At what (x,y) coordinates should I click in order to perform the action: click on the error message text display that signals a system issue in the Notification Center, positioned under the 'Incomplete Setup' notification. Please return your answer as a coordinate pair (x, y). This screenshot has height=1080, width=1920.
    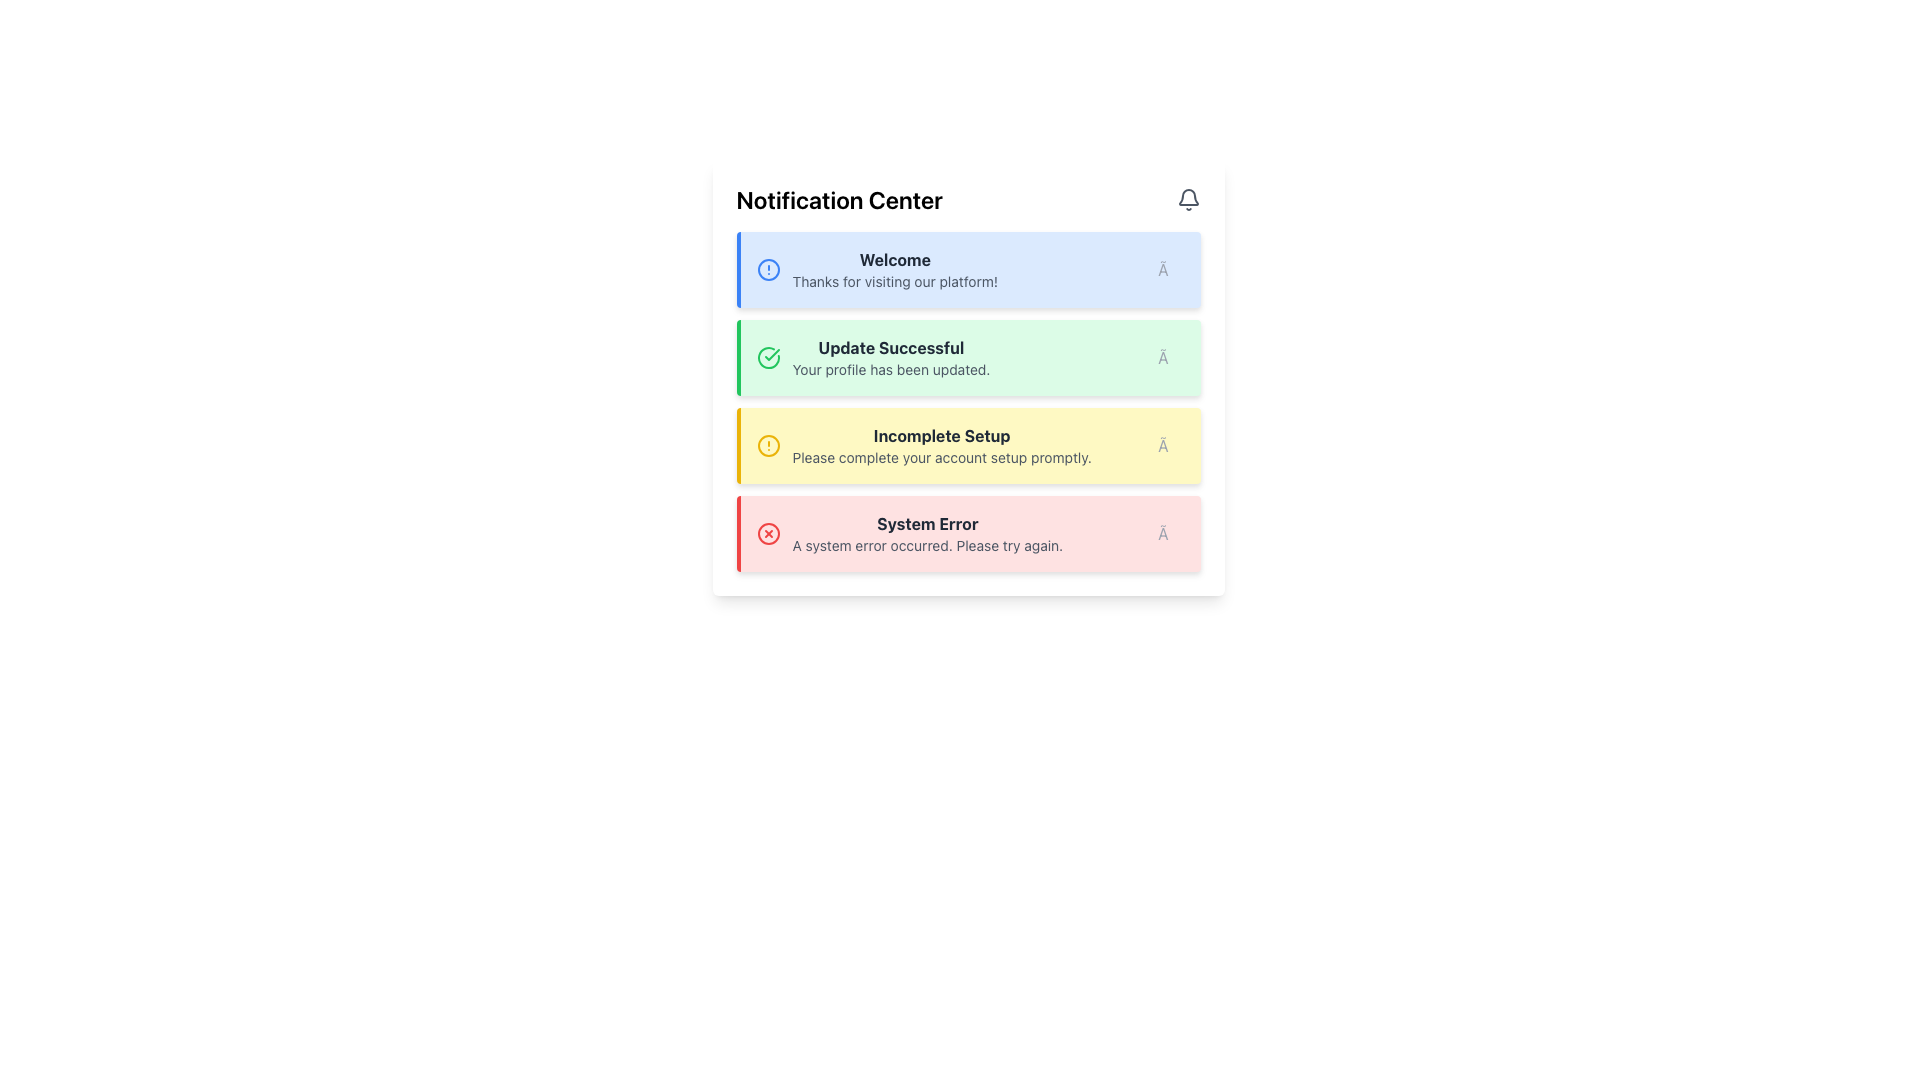
    Looking at the image, I should click on (926, 532).